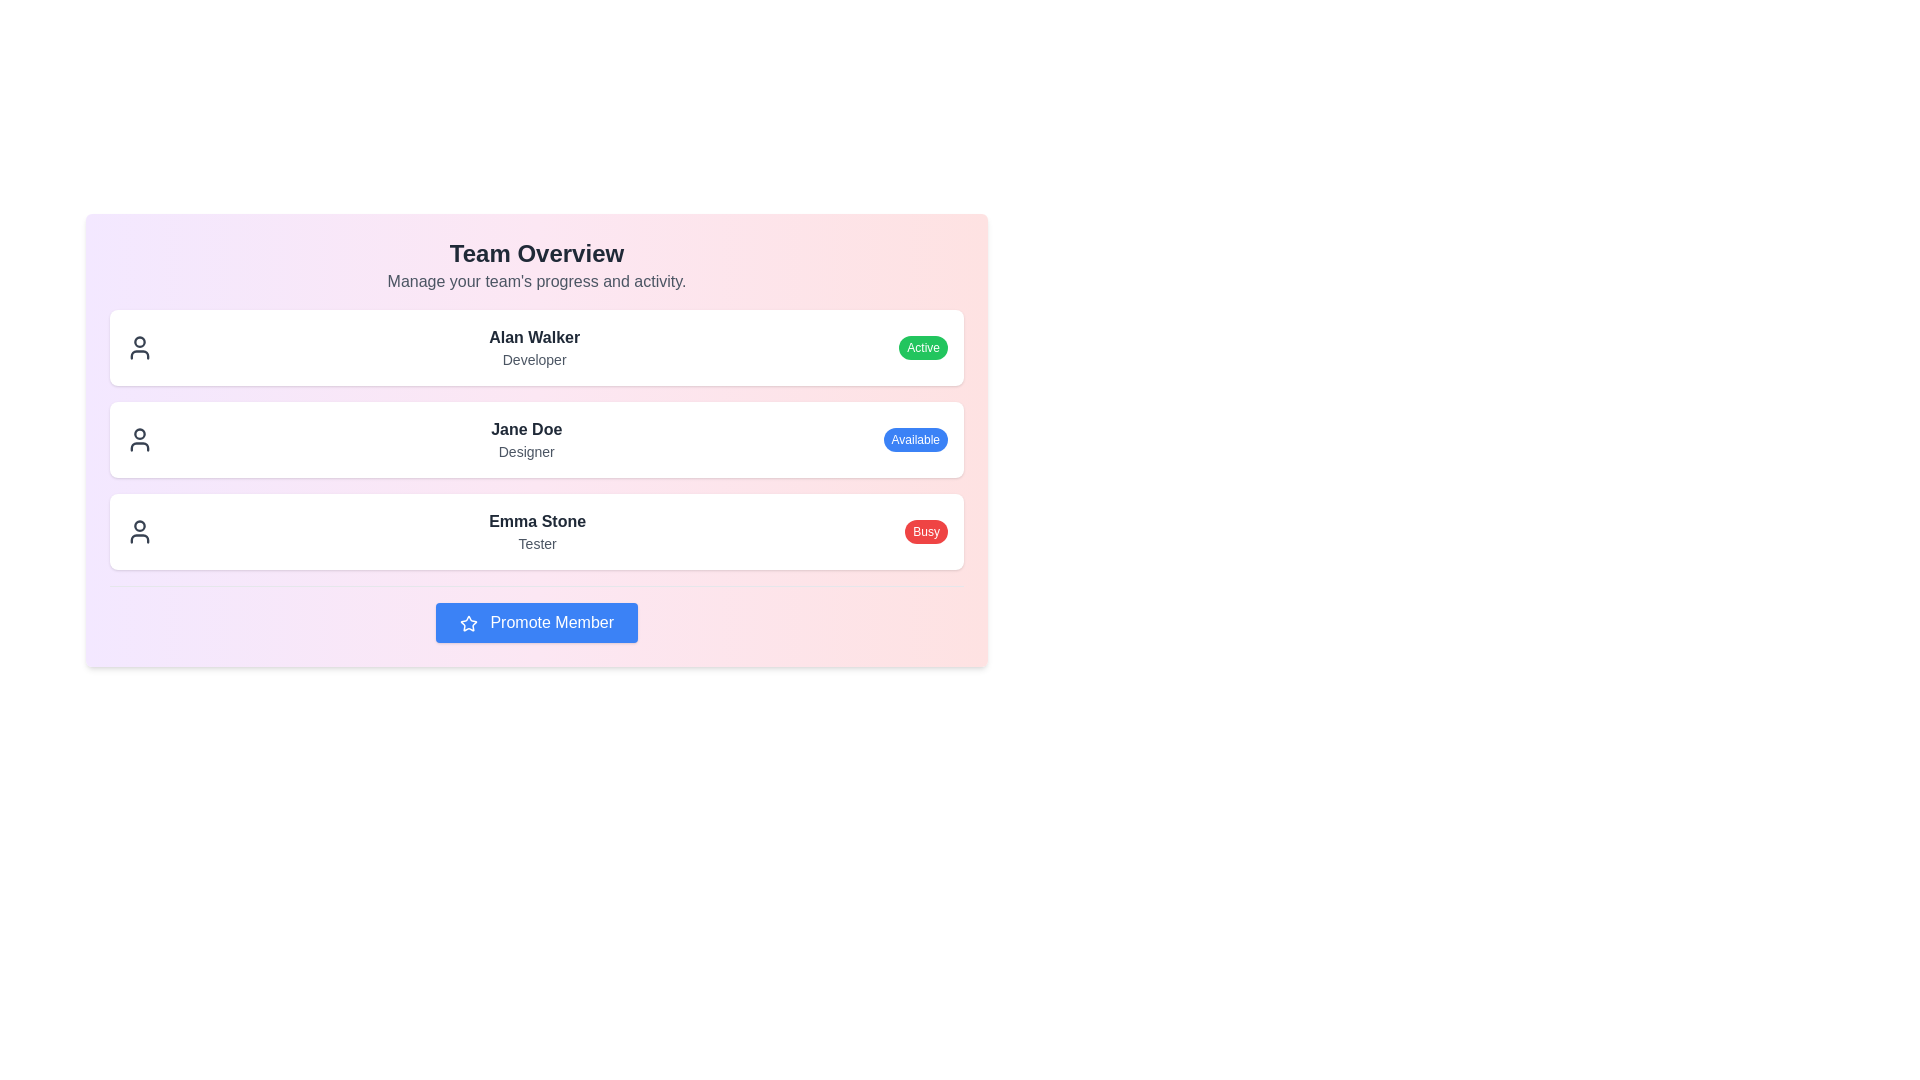  What do you see at coordinates (537, 281) in the screenshot?
I see `the descriptive subtitle below the 'Team Overview' title, which provides additional context for the section` at bounding box center [537, 281].